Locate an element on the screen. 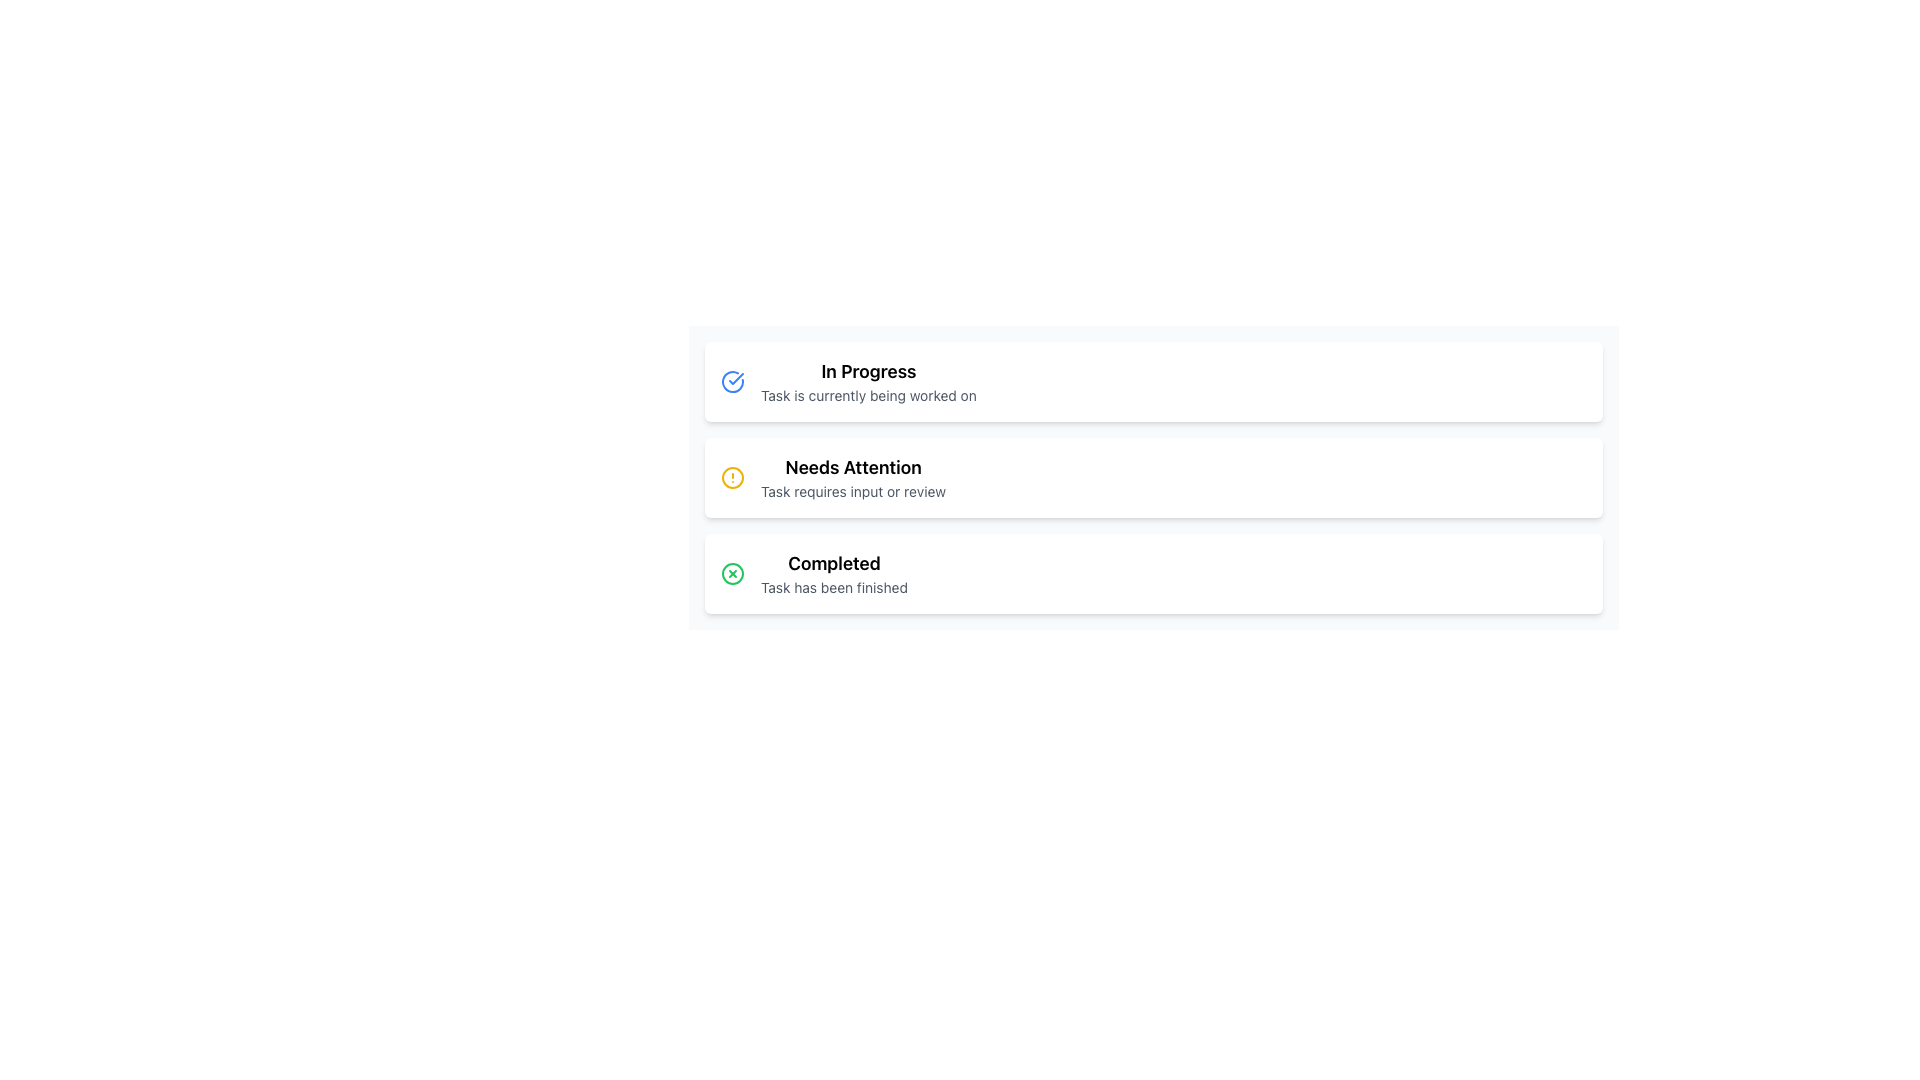 The image size is (1920, 1080). the primary heading or title text that indicates the current status of a task, which is situated above the descriptive text saying 'Task is currently being worked on' is located at coordinates (868, 371).